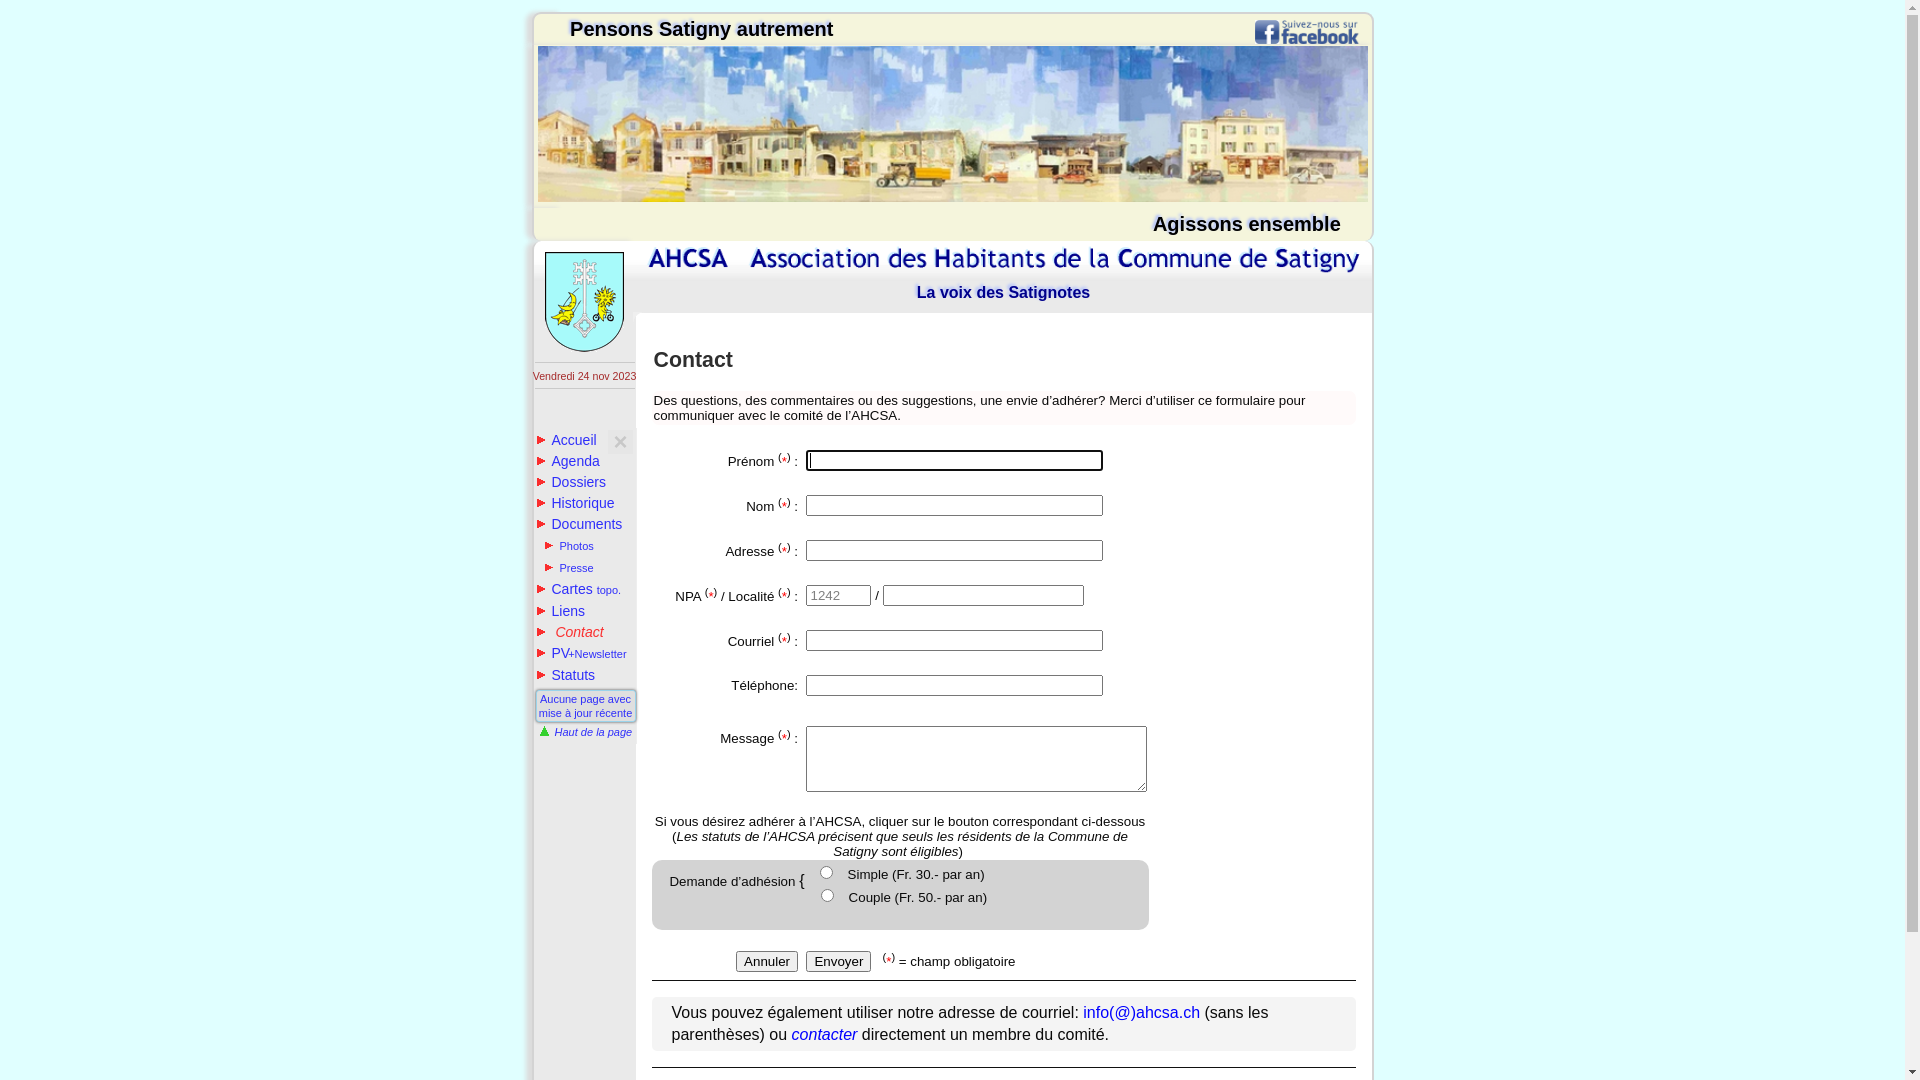 This screenshot has height=1080, width=1920. I want to click on 'Historique', so click(574, 501).